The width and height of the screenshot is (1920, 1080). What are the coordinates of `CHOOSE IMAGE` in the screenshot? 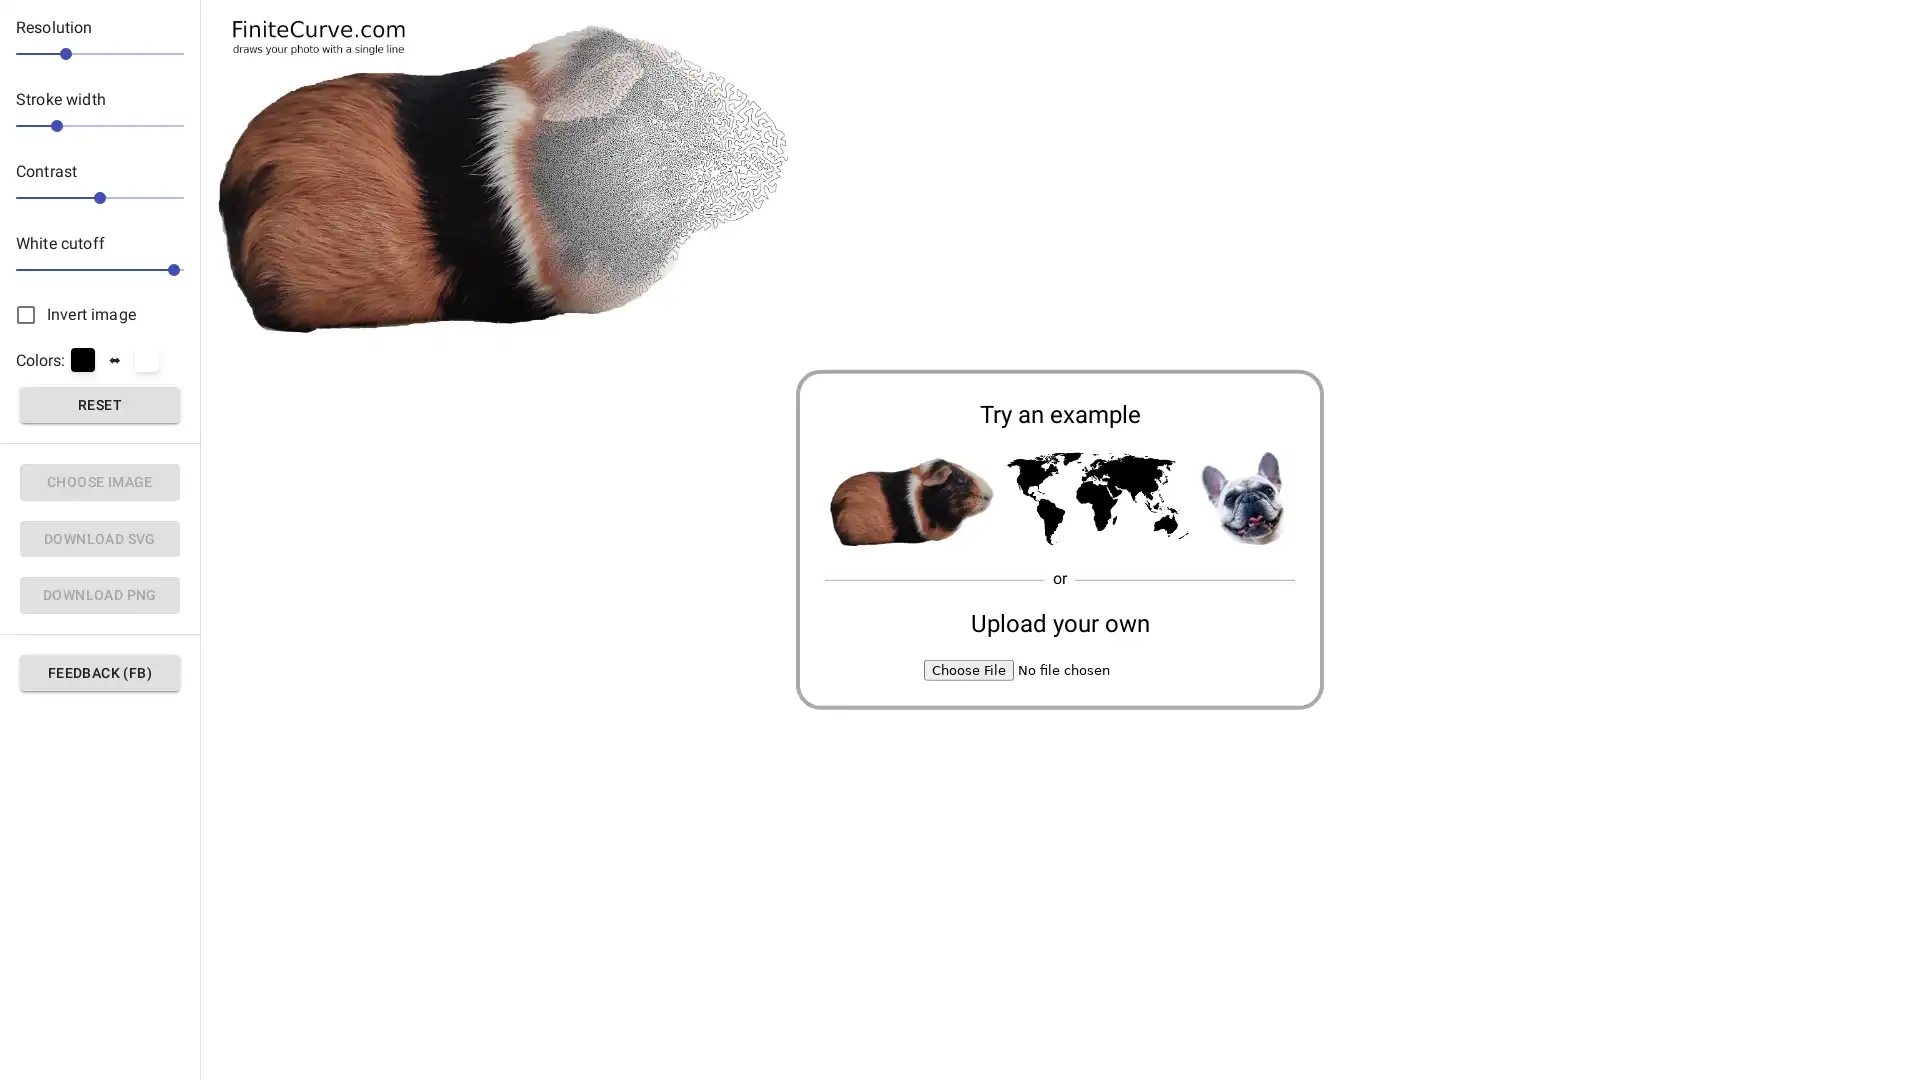 It's located at (99, 482).